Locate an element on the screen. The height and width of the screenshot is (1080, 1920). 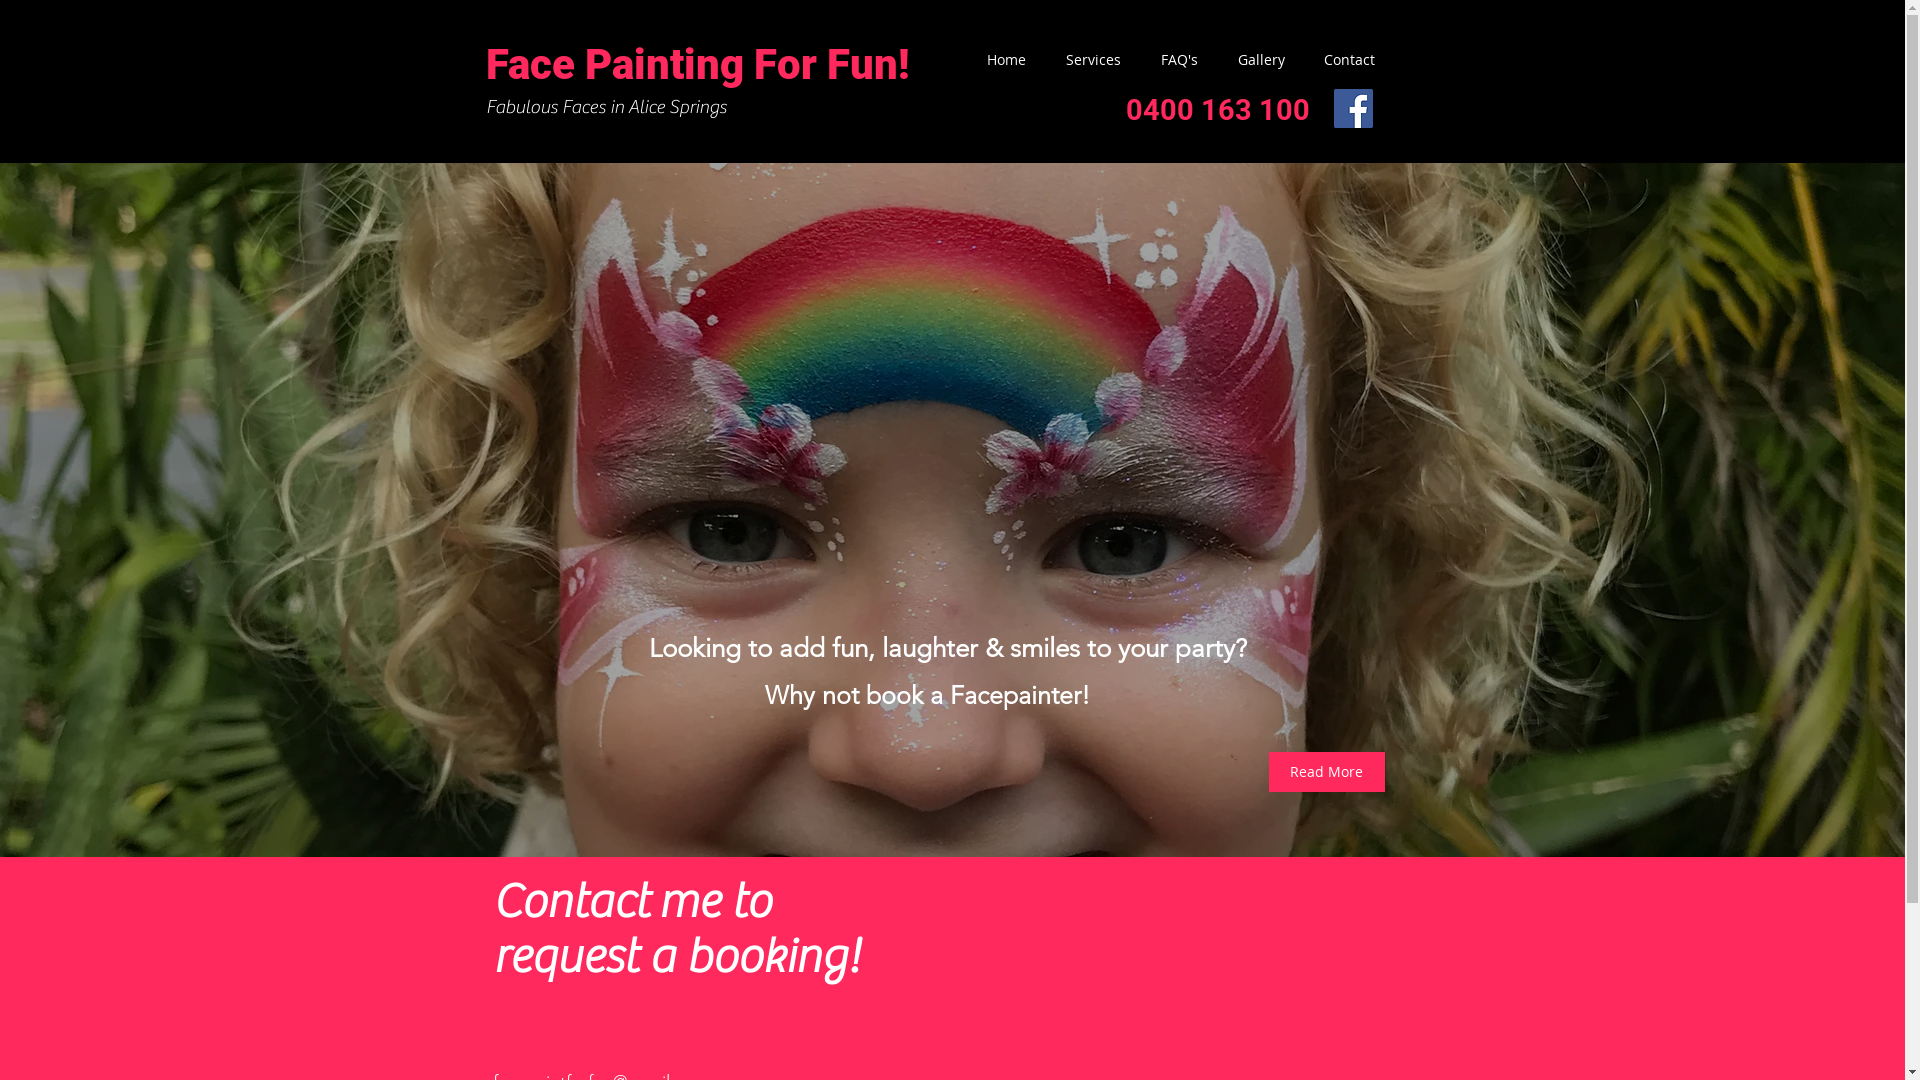
'Home' is located at coordinates (995, 59).